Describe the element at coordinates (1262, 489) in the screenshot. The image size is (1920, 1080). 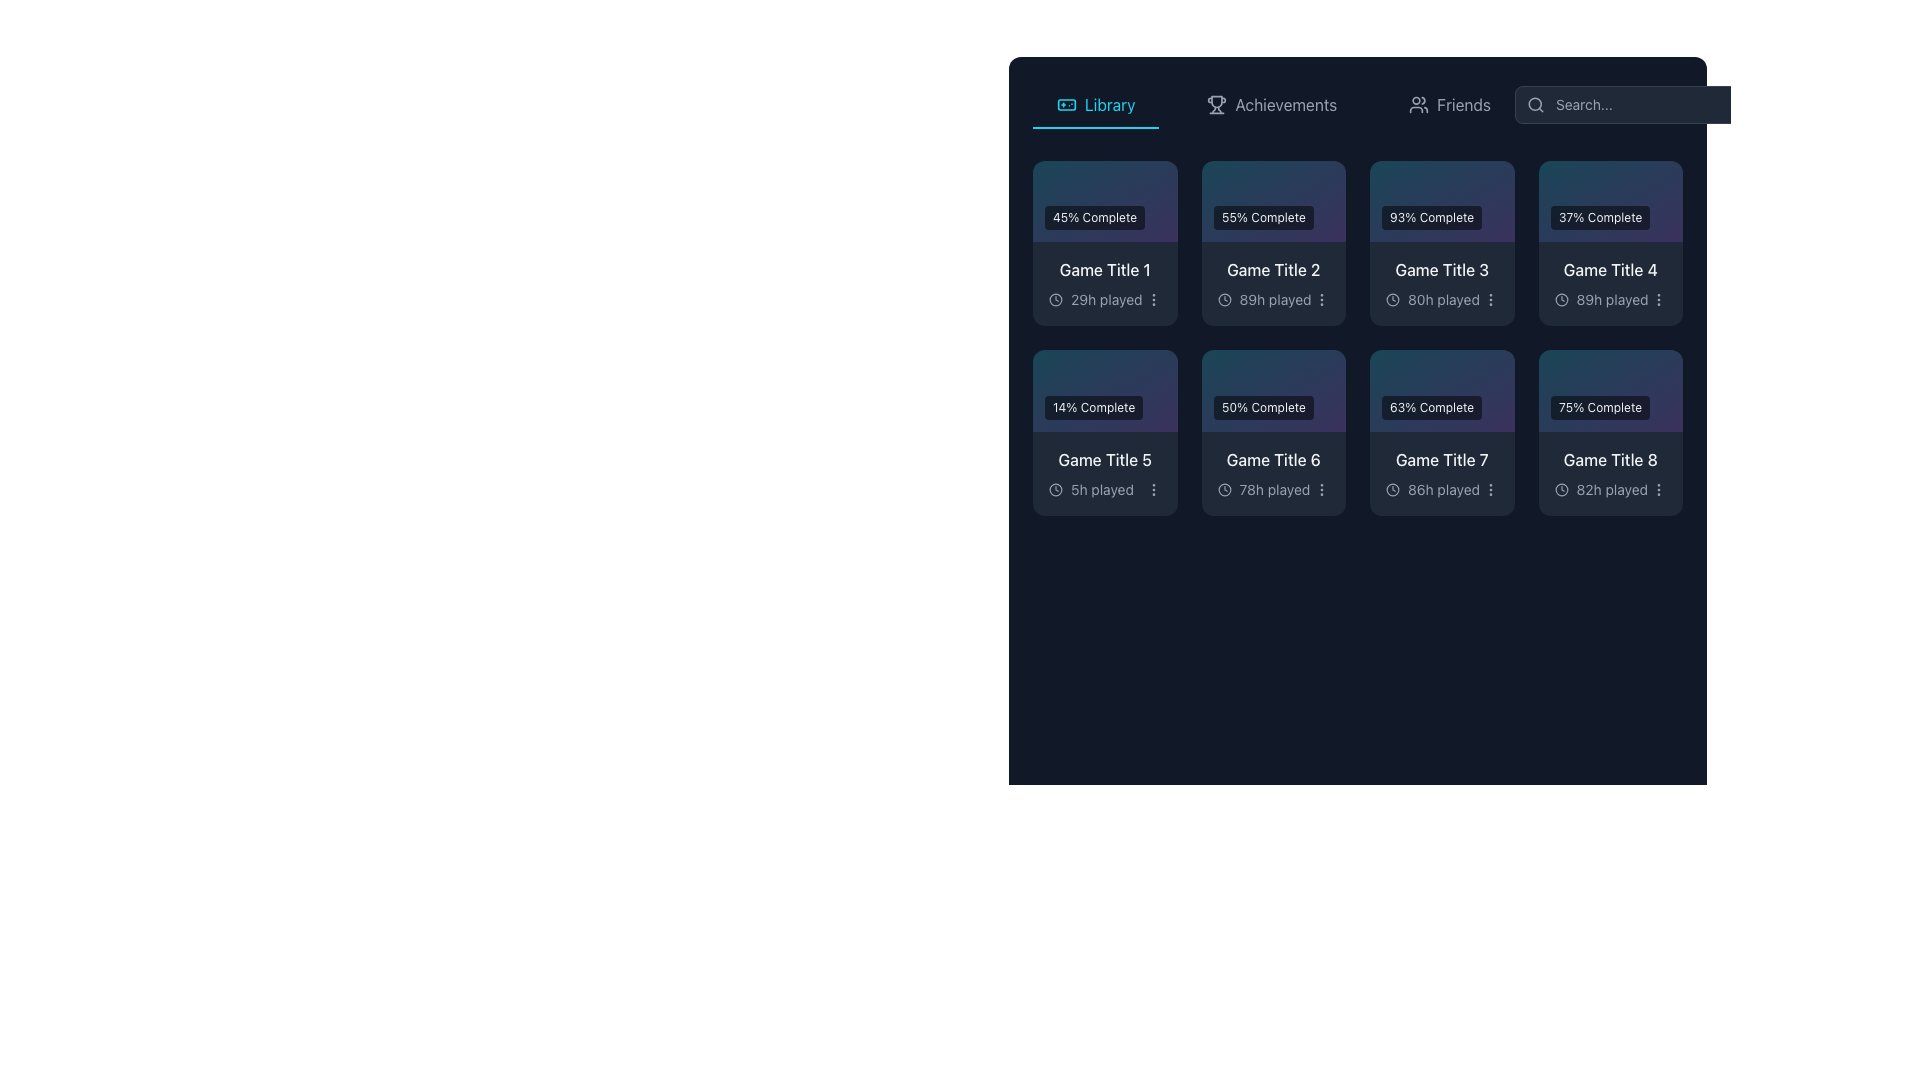
I see `the non-interactive informational display that shows the duration spent on the game 'Game Title 6', located below the title within the 'Game Title 6' card` at that location.